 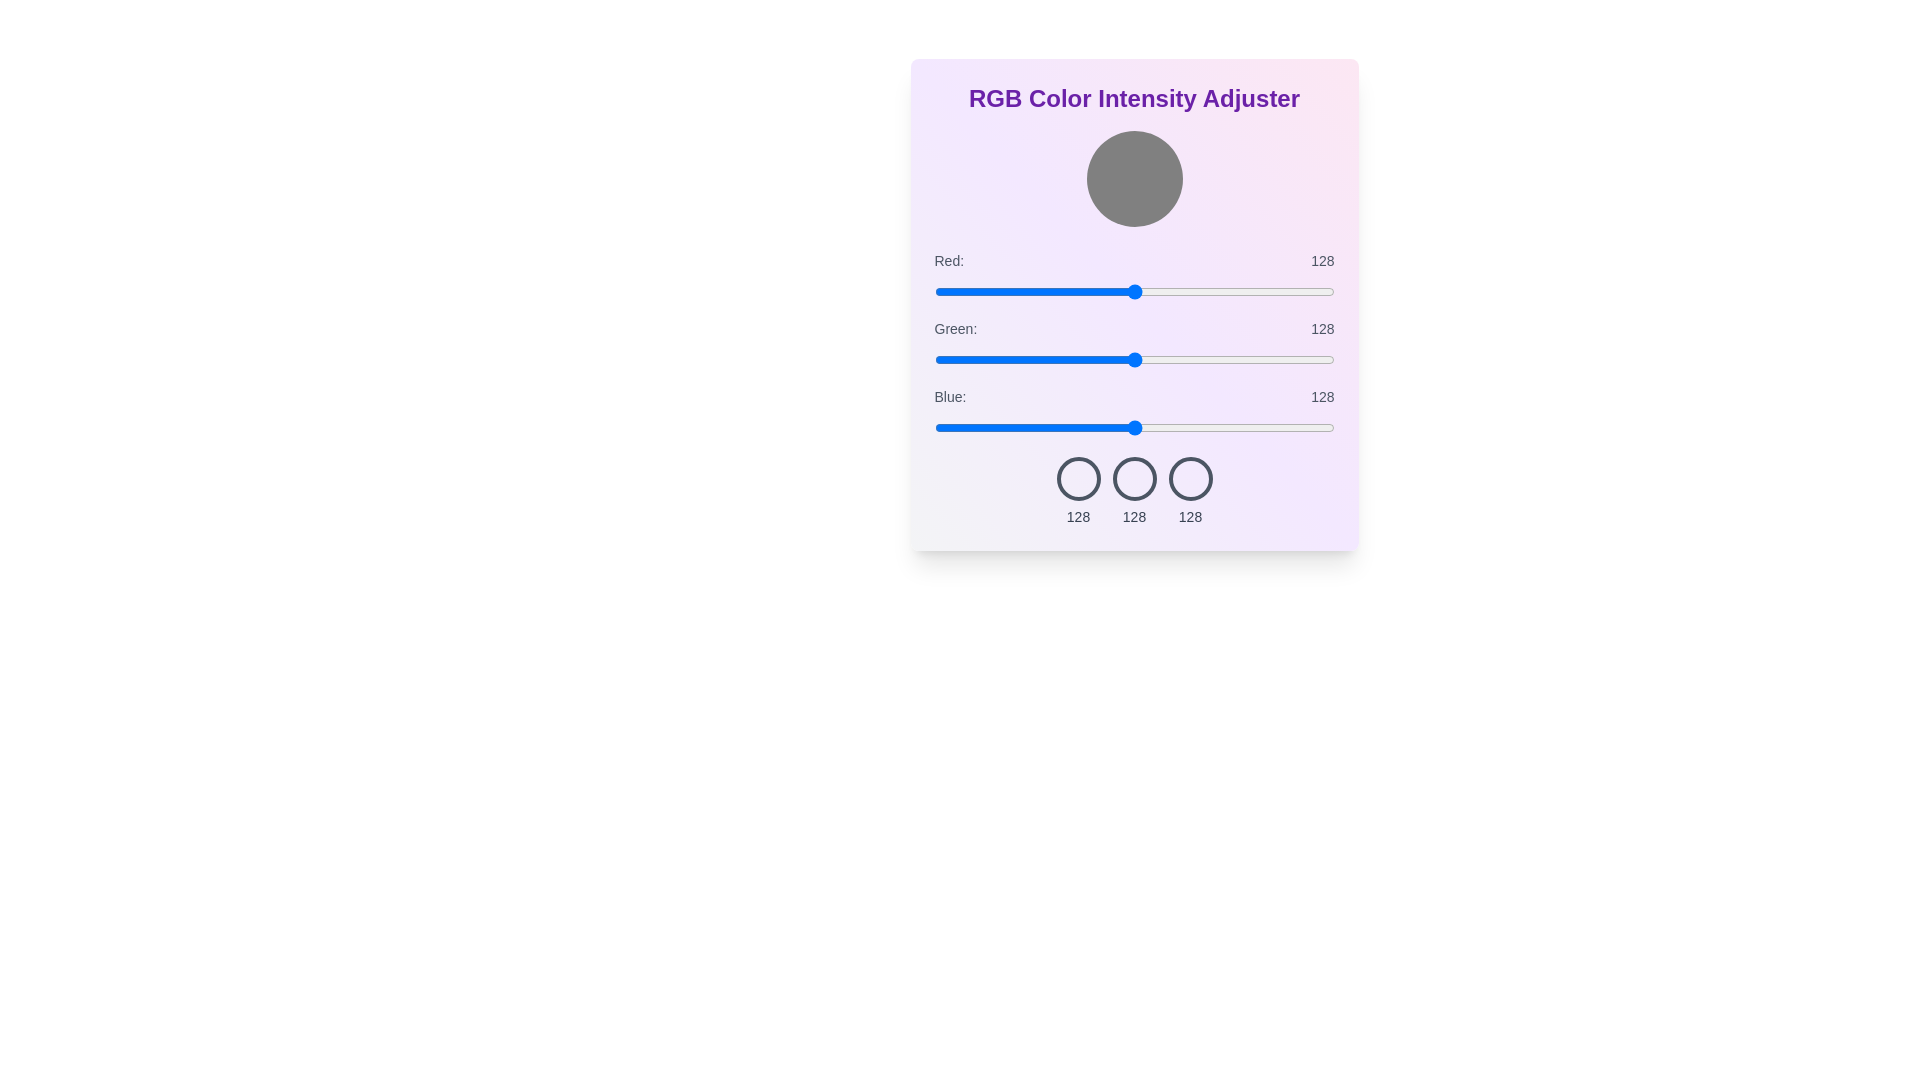 I want to click on the blue slider to 33, so click(x=986, y=427).